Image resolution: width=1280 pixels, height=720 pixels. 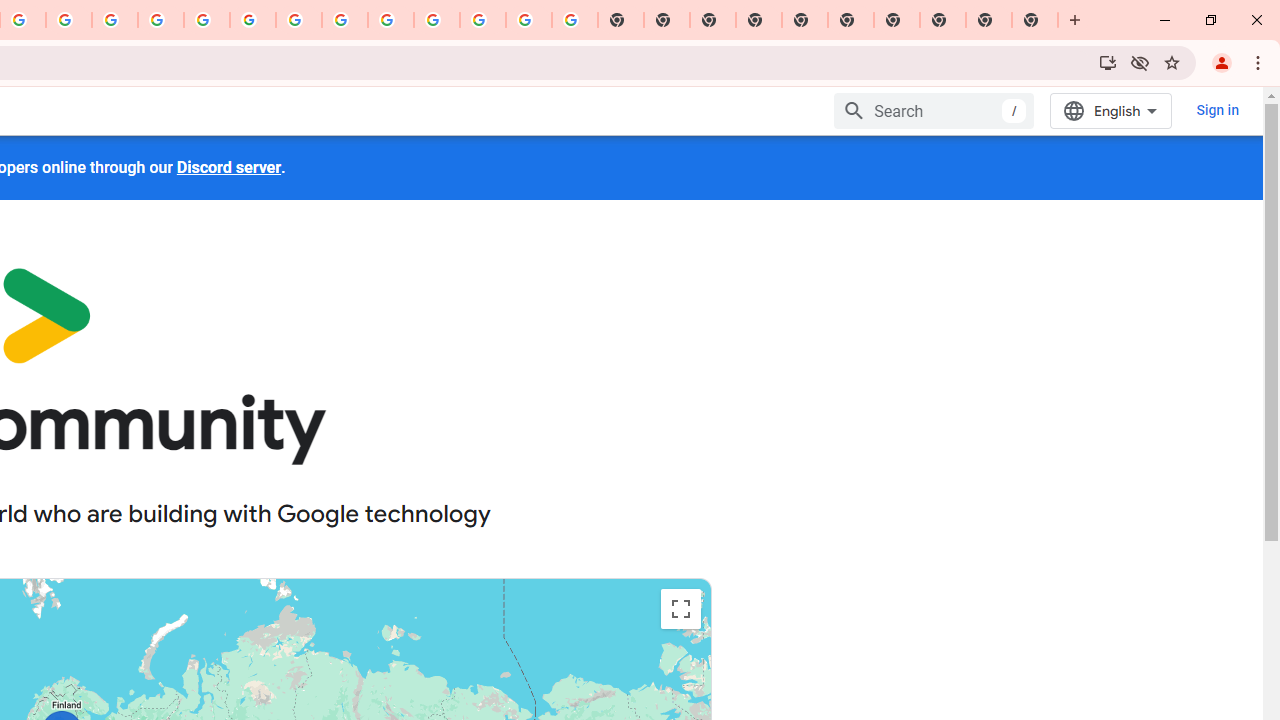 I want to click on 'Privacy Help Center - Policies Help', so click(x=161, y=20).